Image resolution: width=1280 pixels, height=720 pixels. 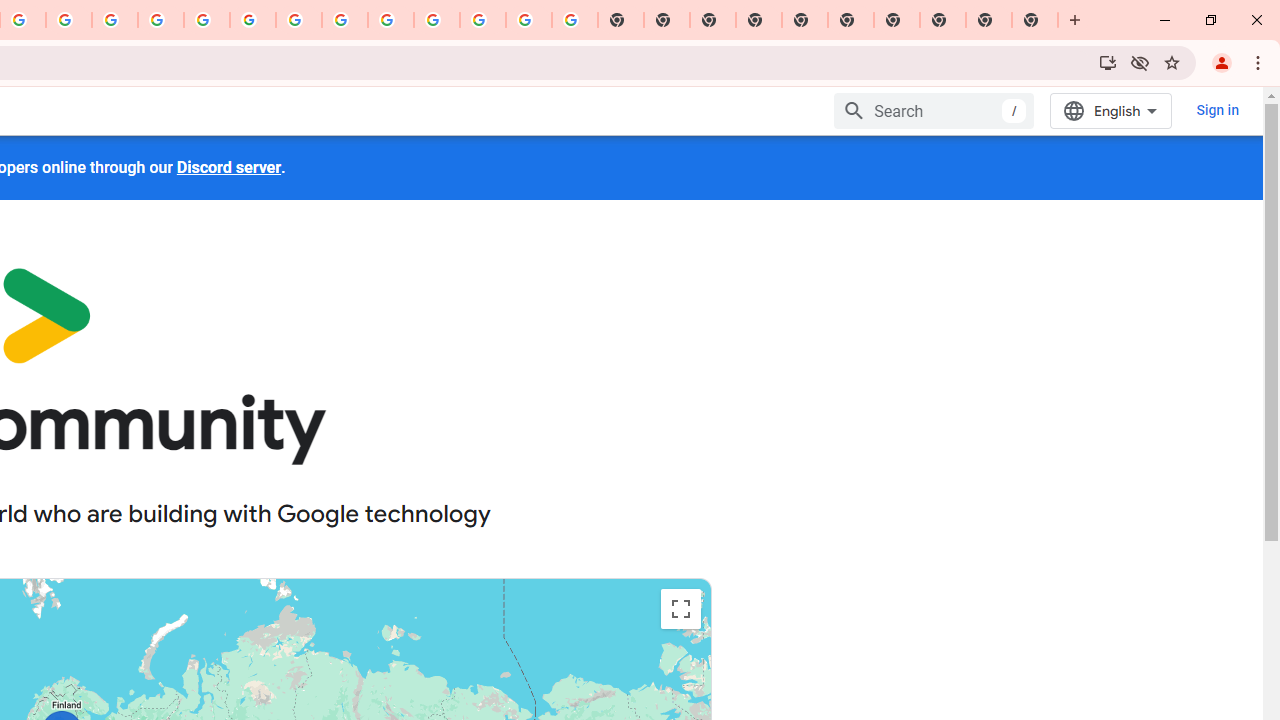 I want to click on 'Privacy Help Center - Policies Help', so click(x=161, y=20).